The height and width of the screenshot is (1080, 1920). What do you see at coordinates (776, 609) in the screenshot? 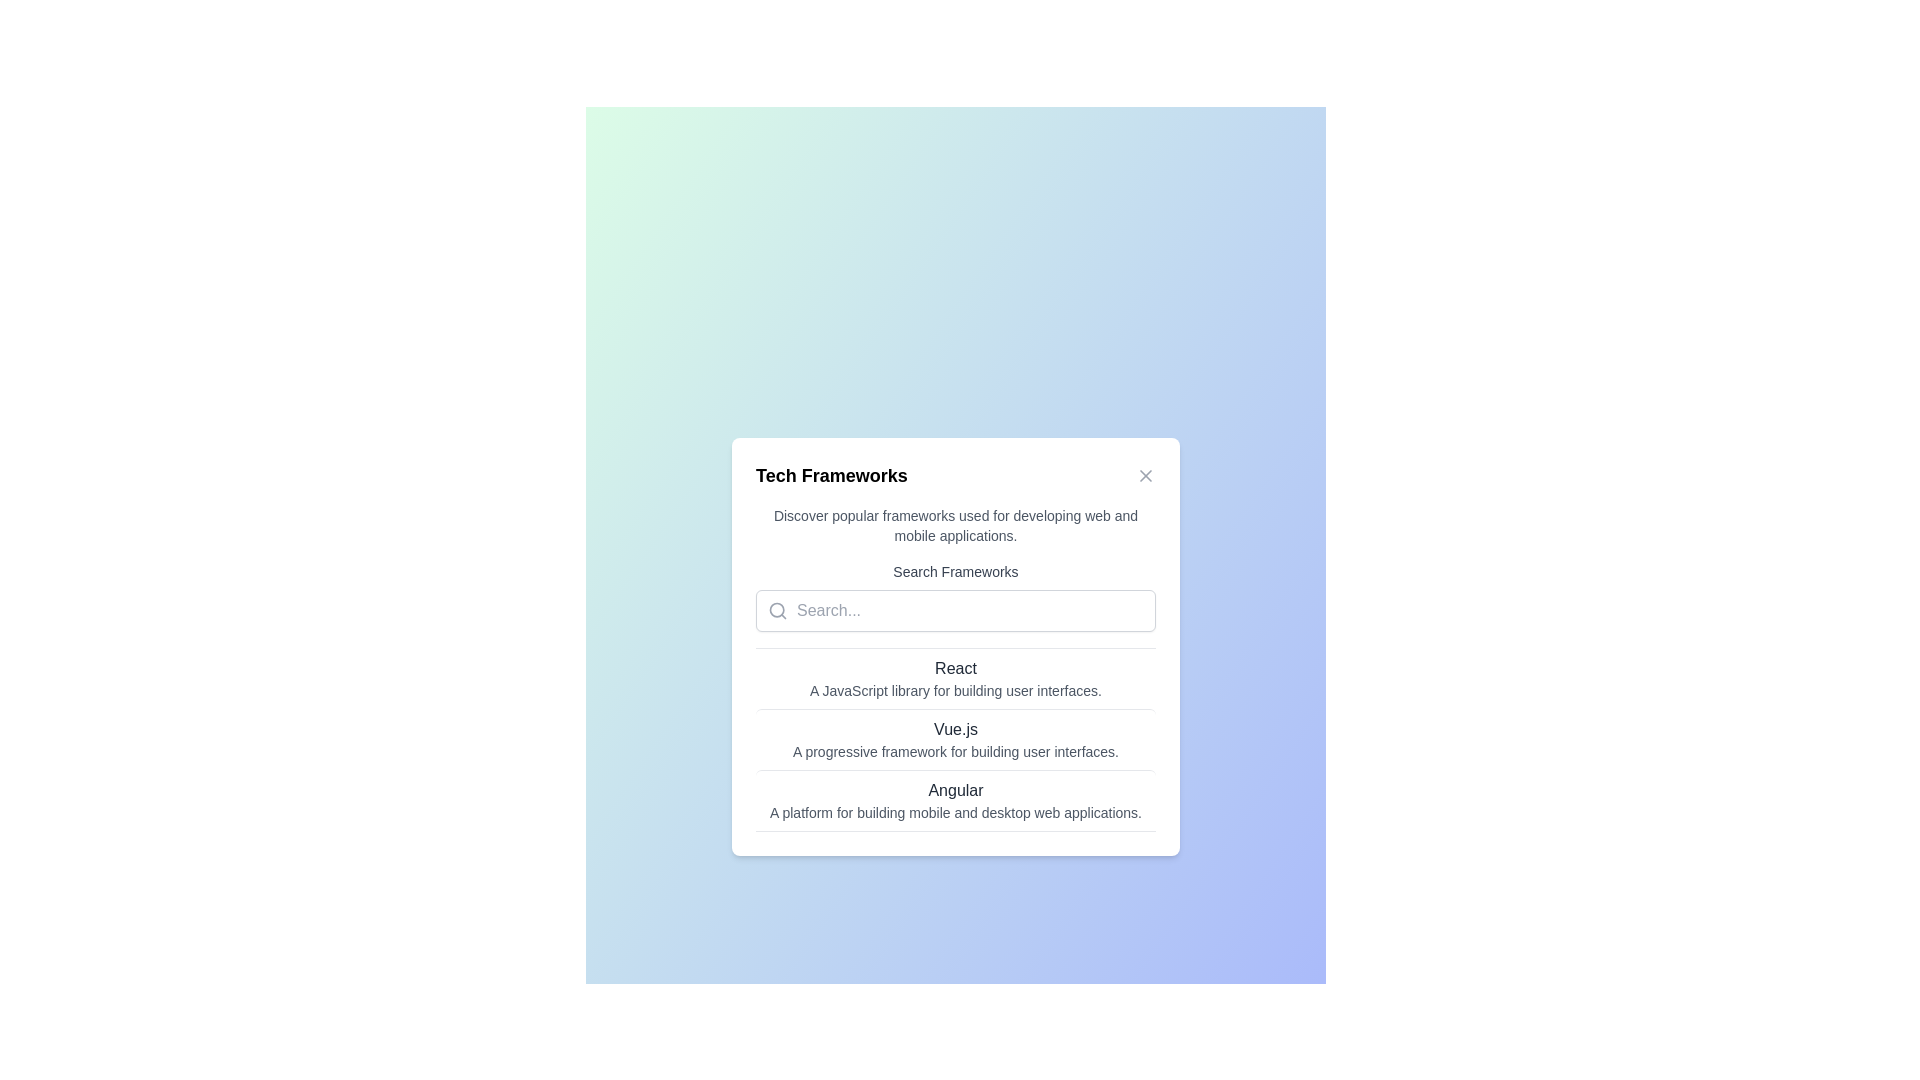
I see `the circular part of the magnifying glass icon, which symbolizes search functionality and is located to the left of the search input field` at bounding box center [776, 609].